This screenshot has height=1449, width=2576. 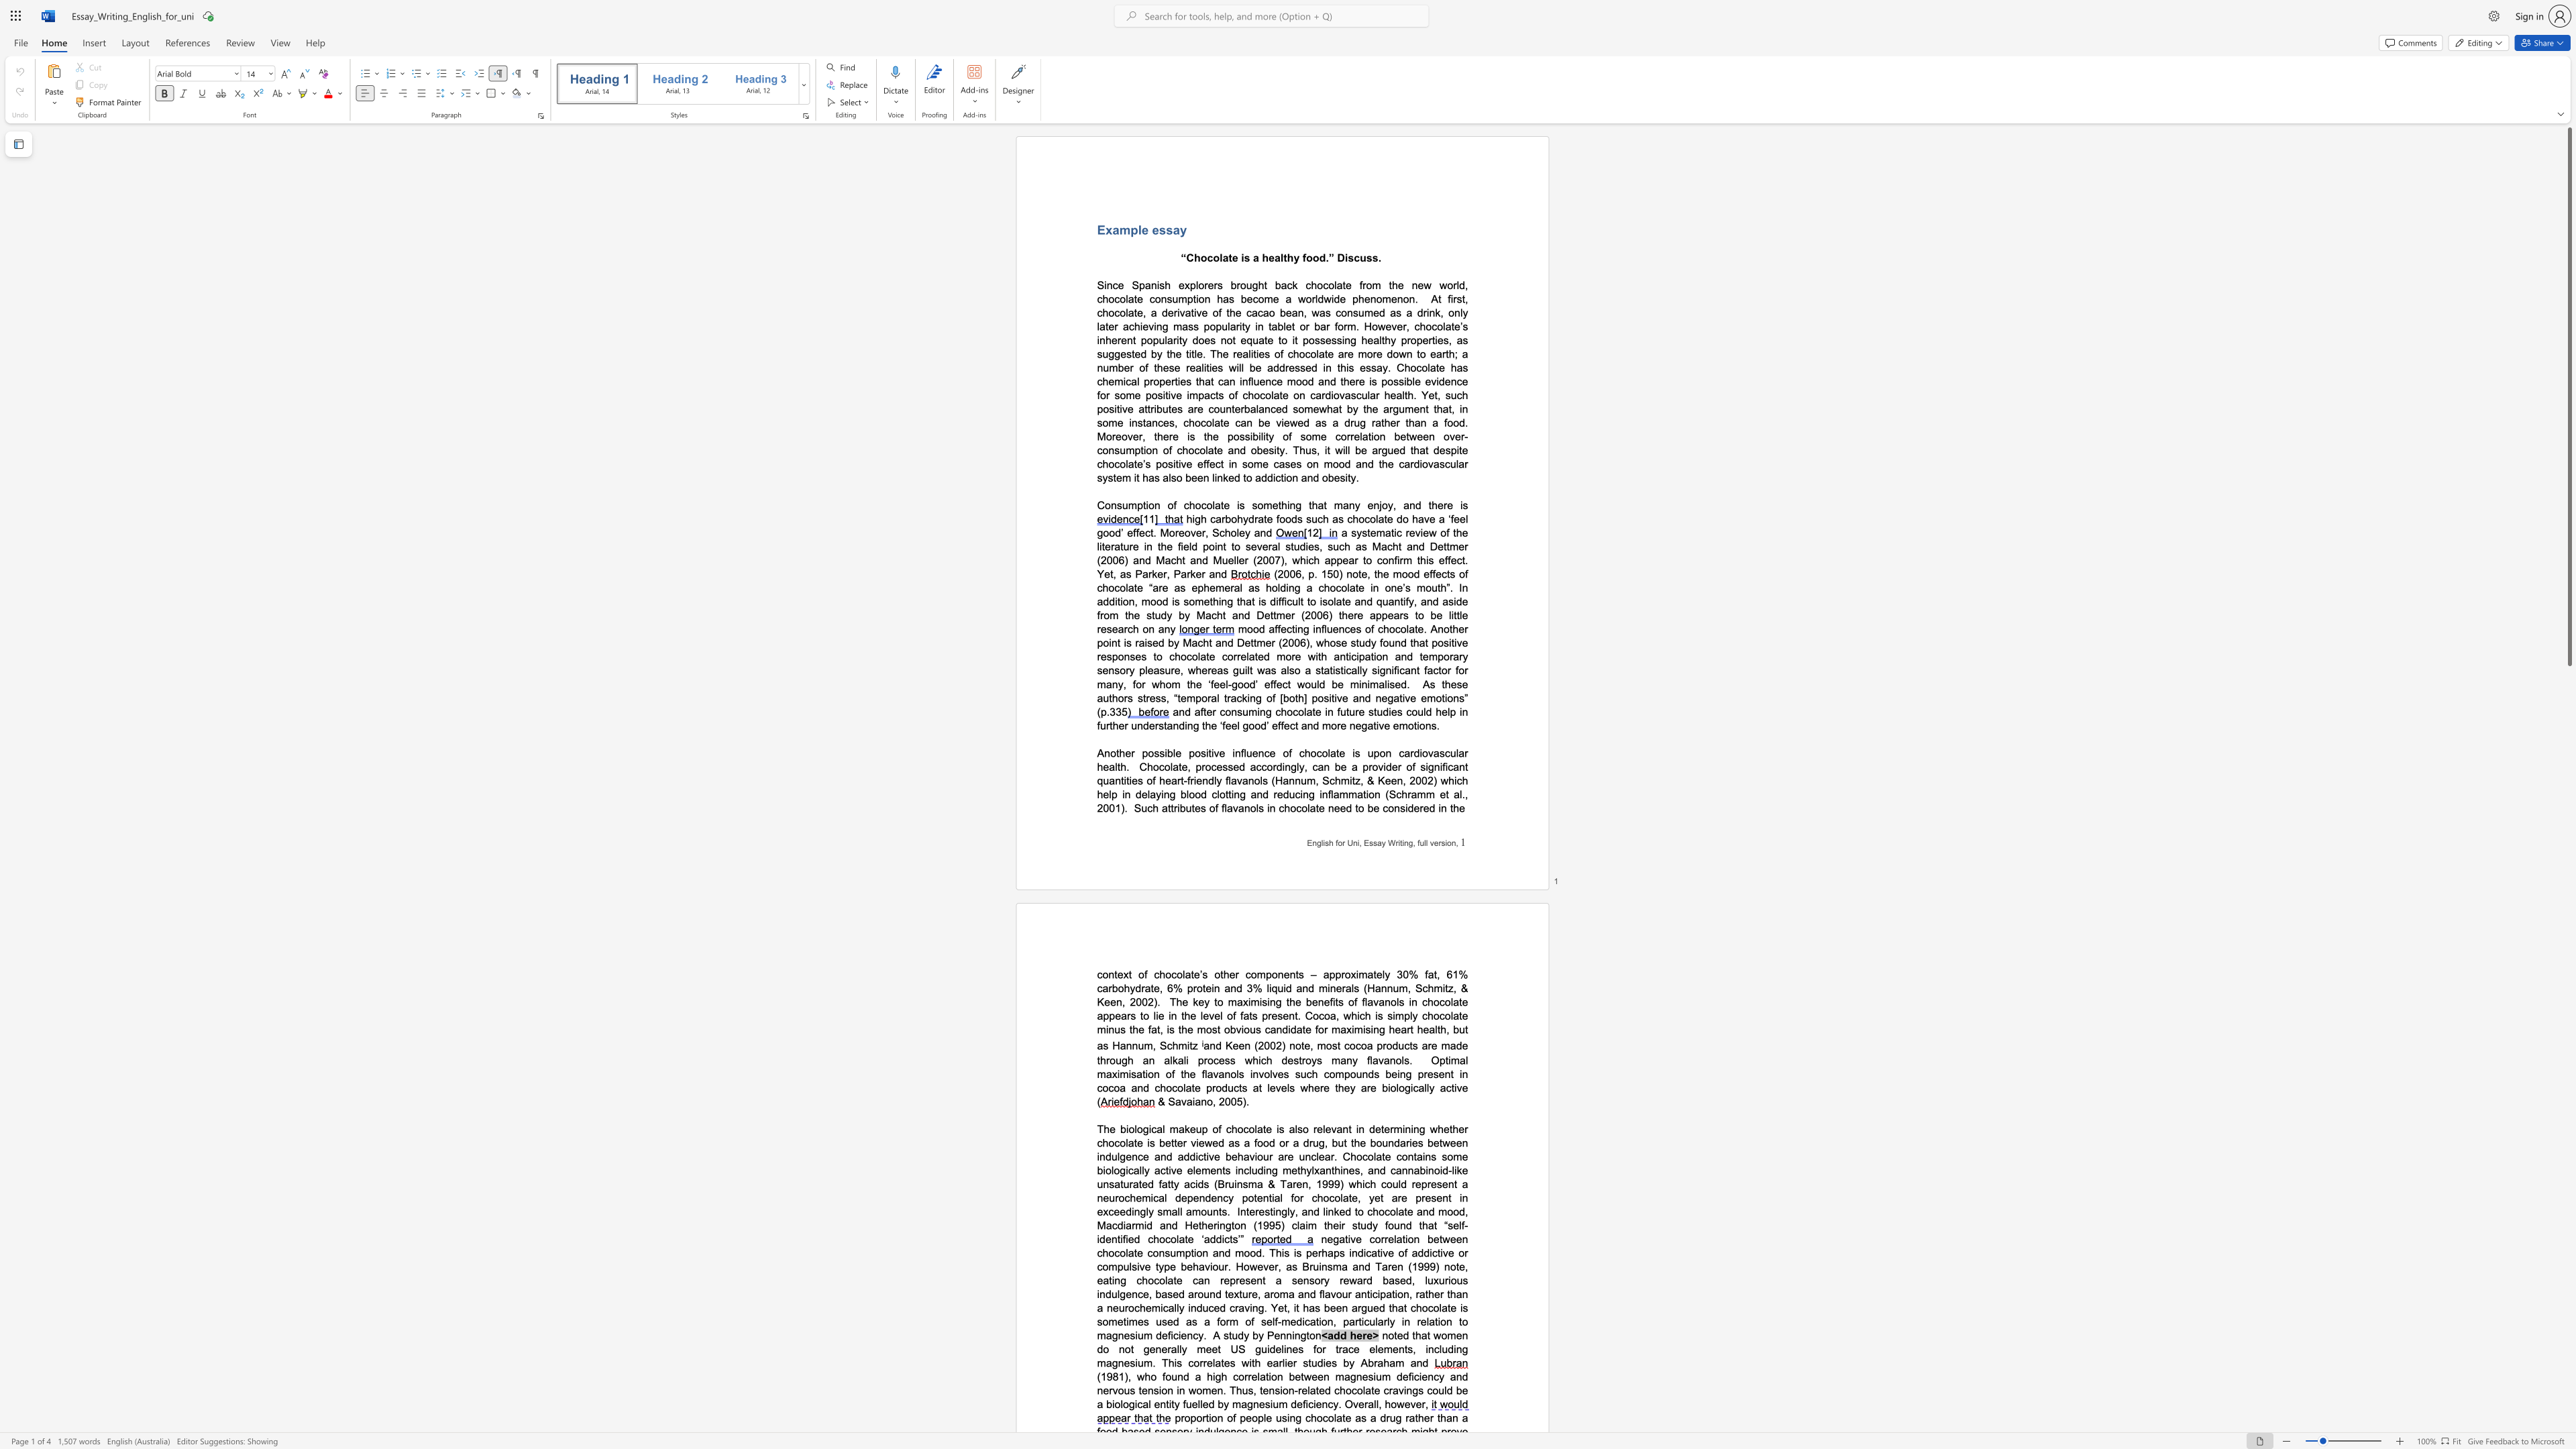 I want to click on the scrollbar to scroll the page down, so click(x=2568, y=724).